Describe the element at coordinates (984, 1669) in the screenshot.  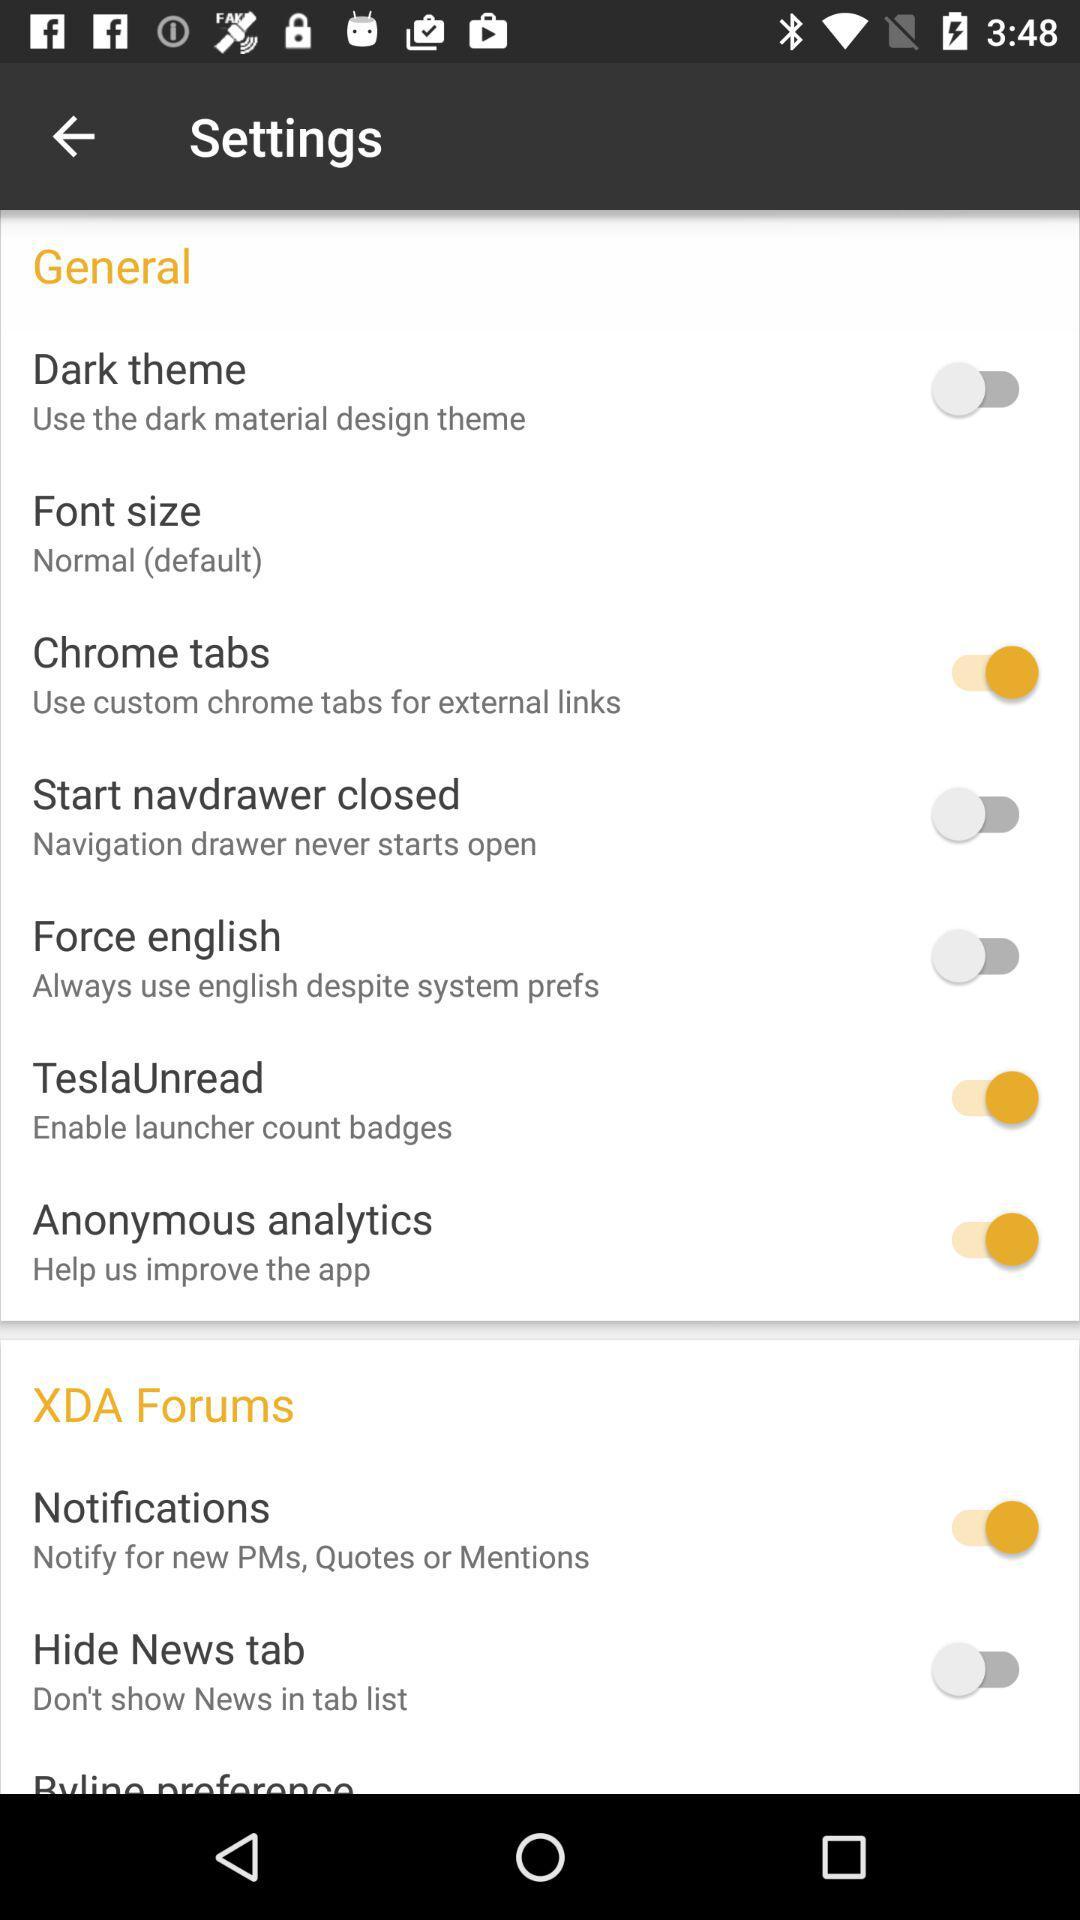
I see `on hide news tab` at that location.